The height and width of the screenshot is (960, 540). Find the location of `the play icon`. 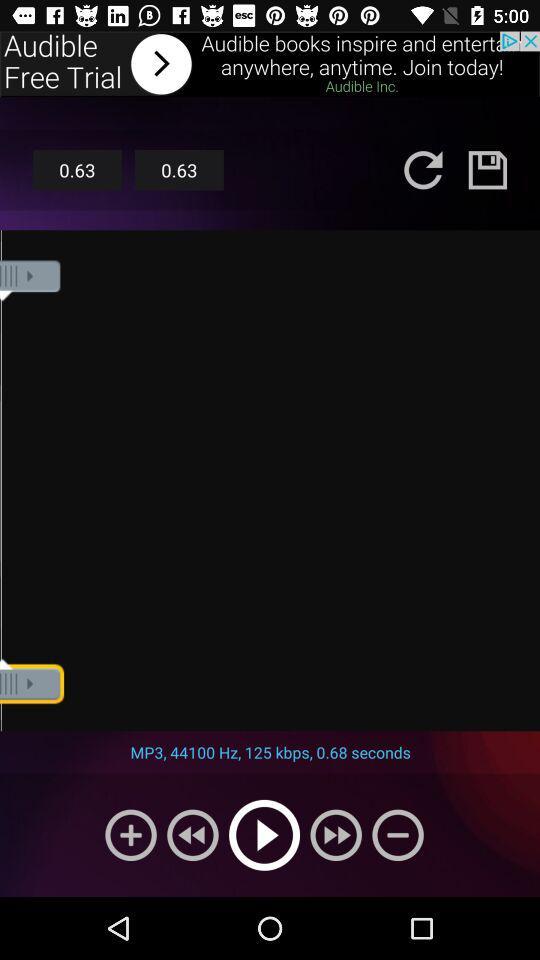

the play icon is located at coordinates (264, 835).